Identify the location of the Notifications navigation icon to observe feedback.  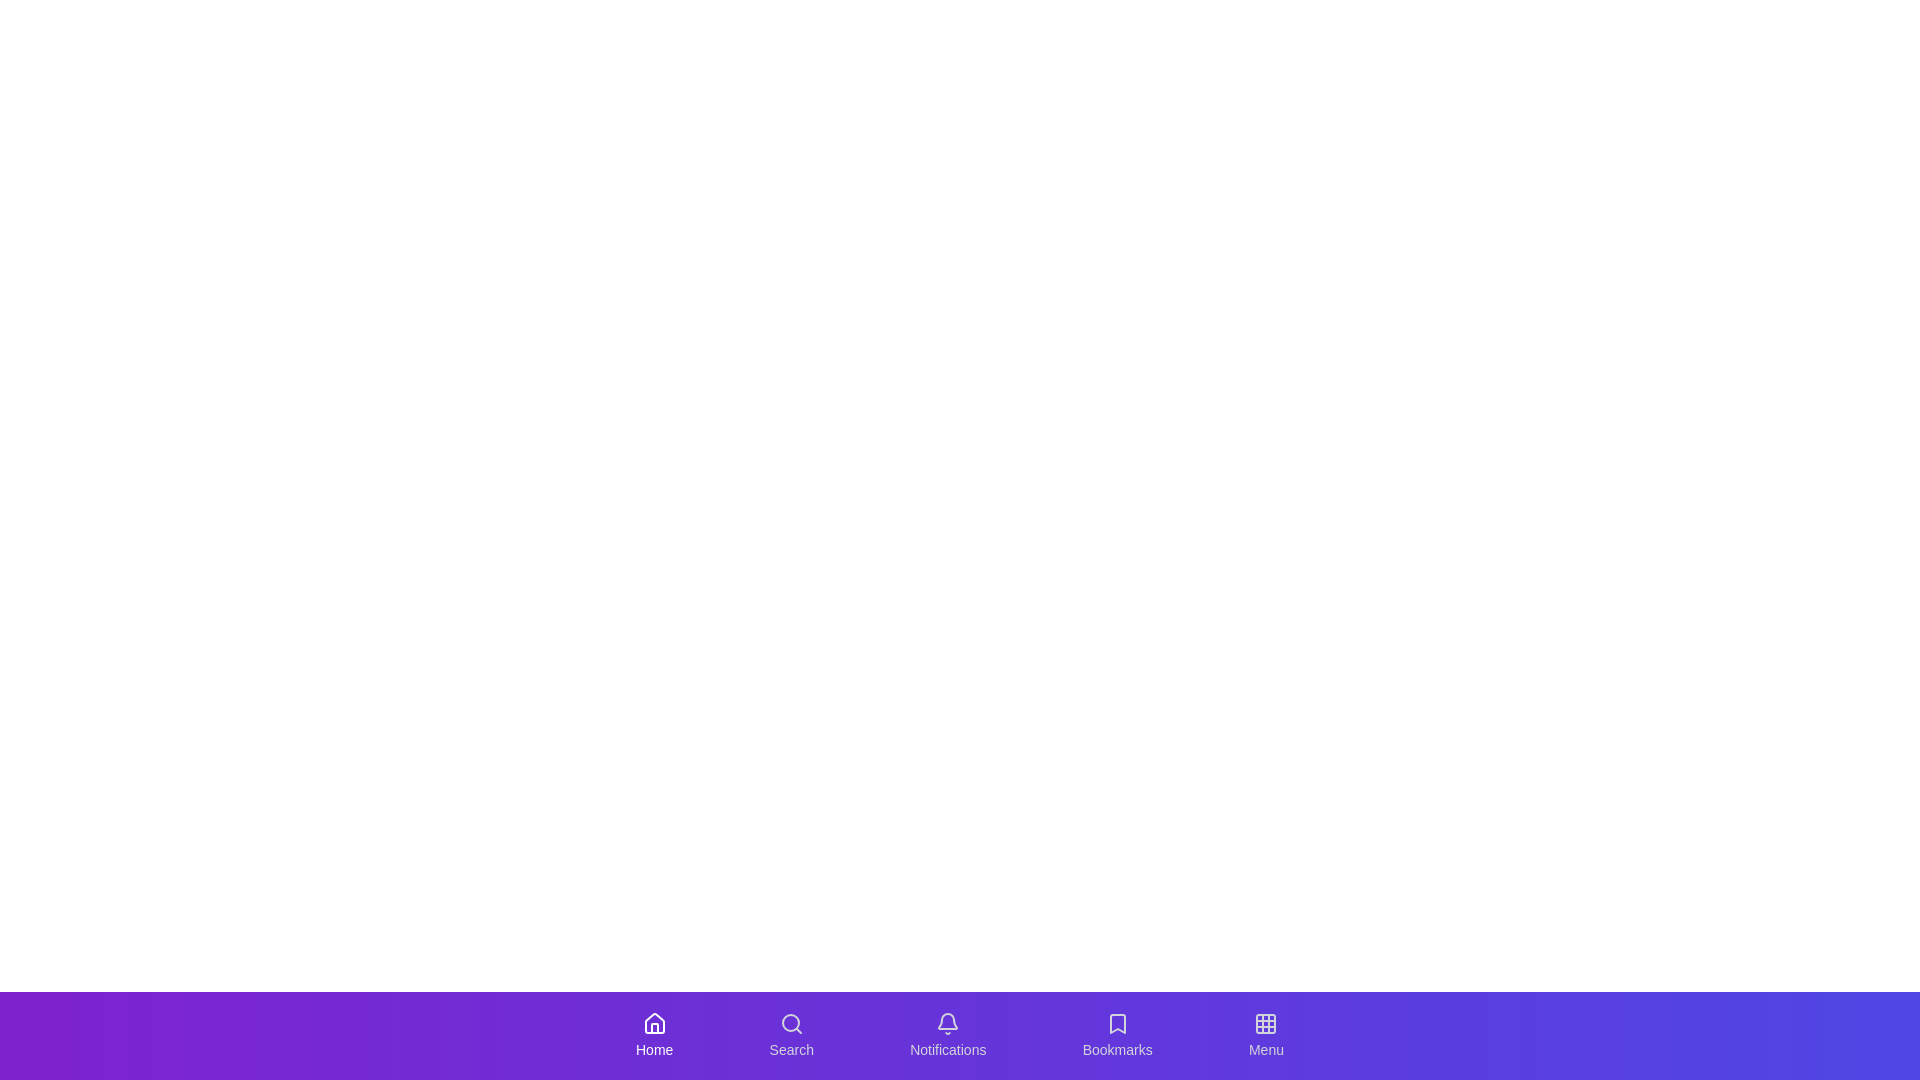
(947, 1035).